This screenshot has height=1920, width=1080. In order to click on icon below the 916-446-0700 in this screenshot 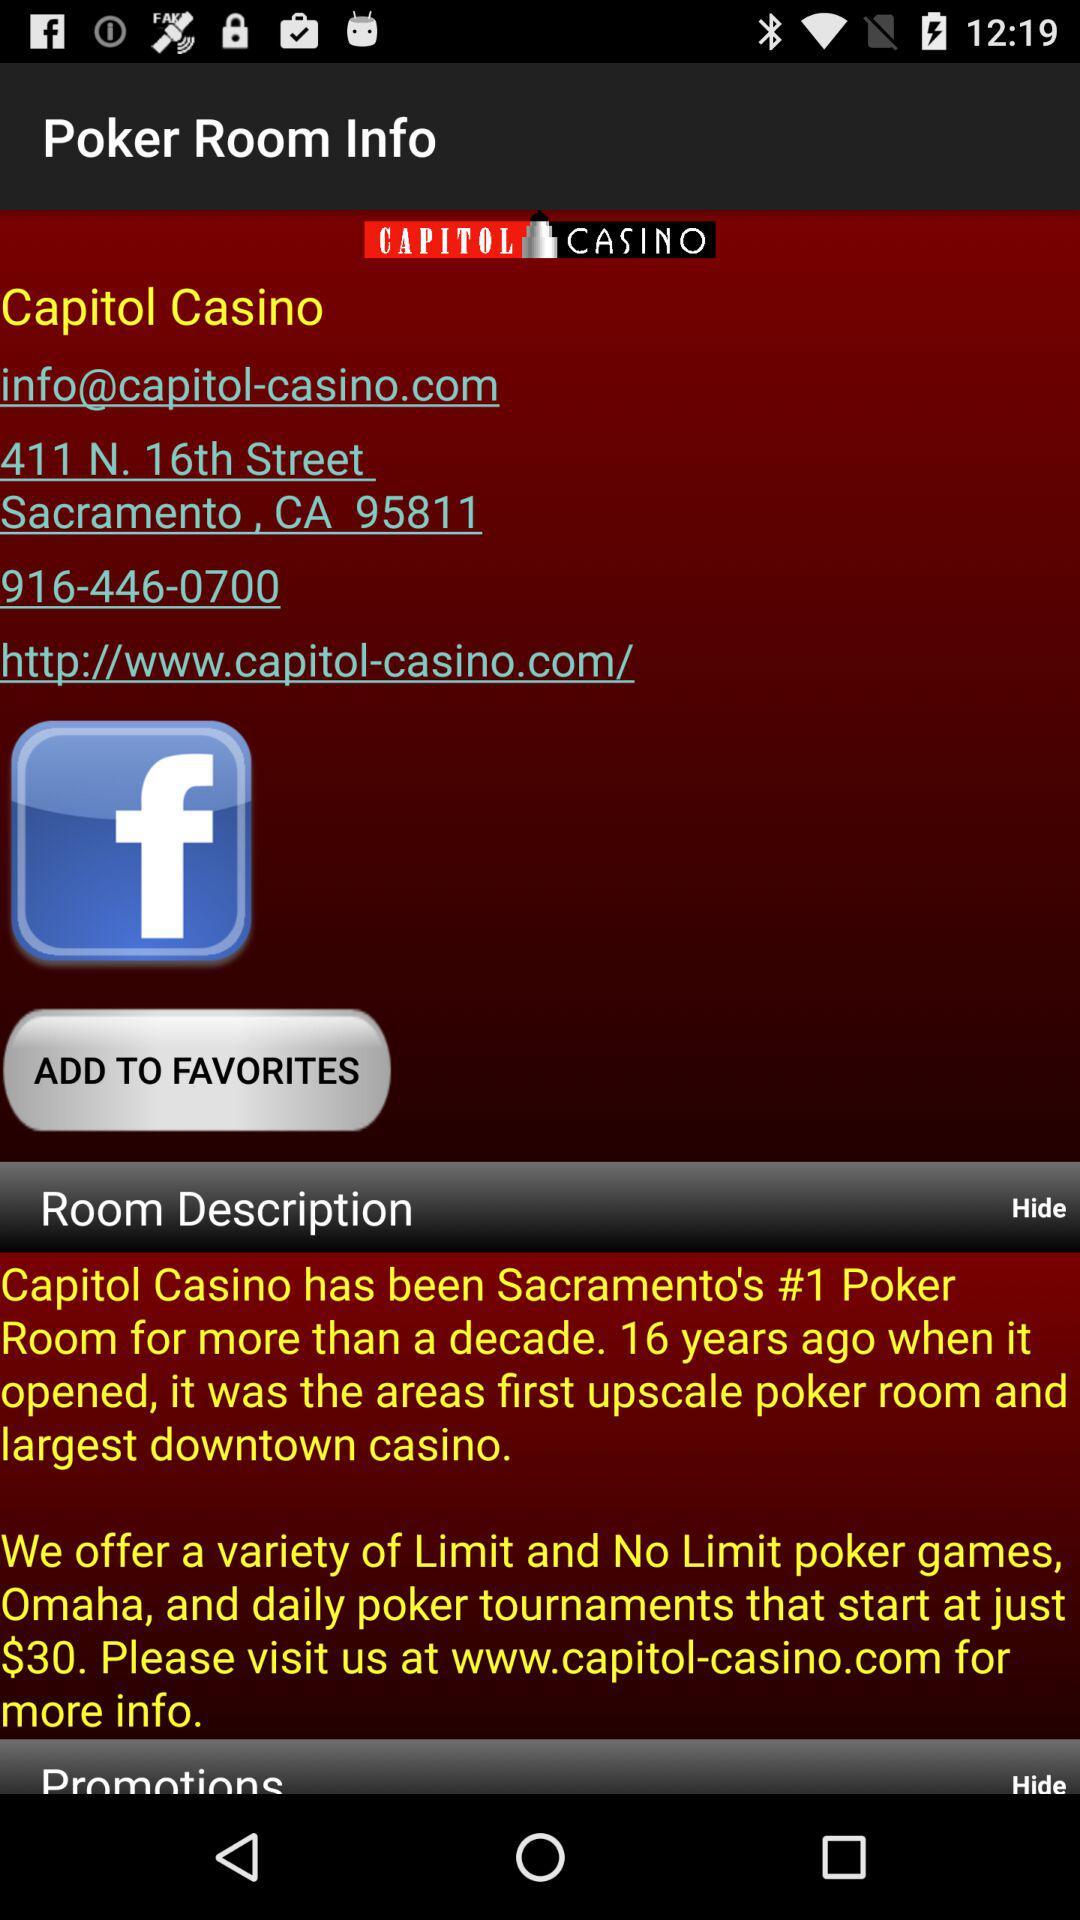, I will do `click(316, 652)`.